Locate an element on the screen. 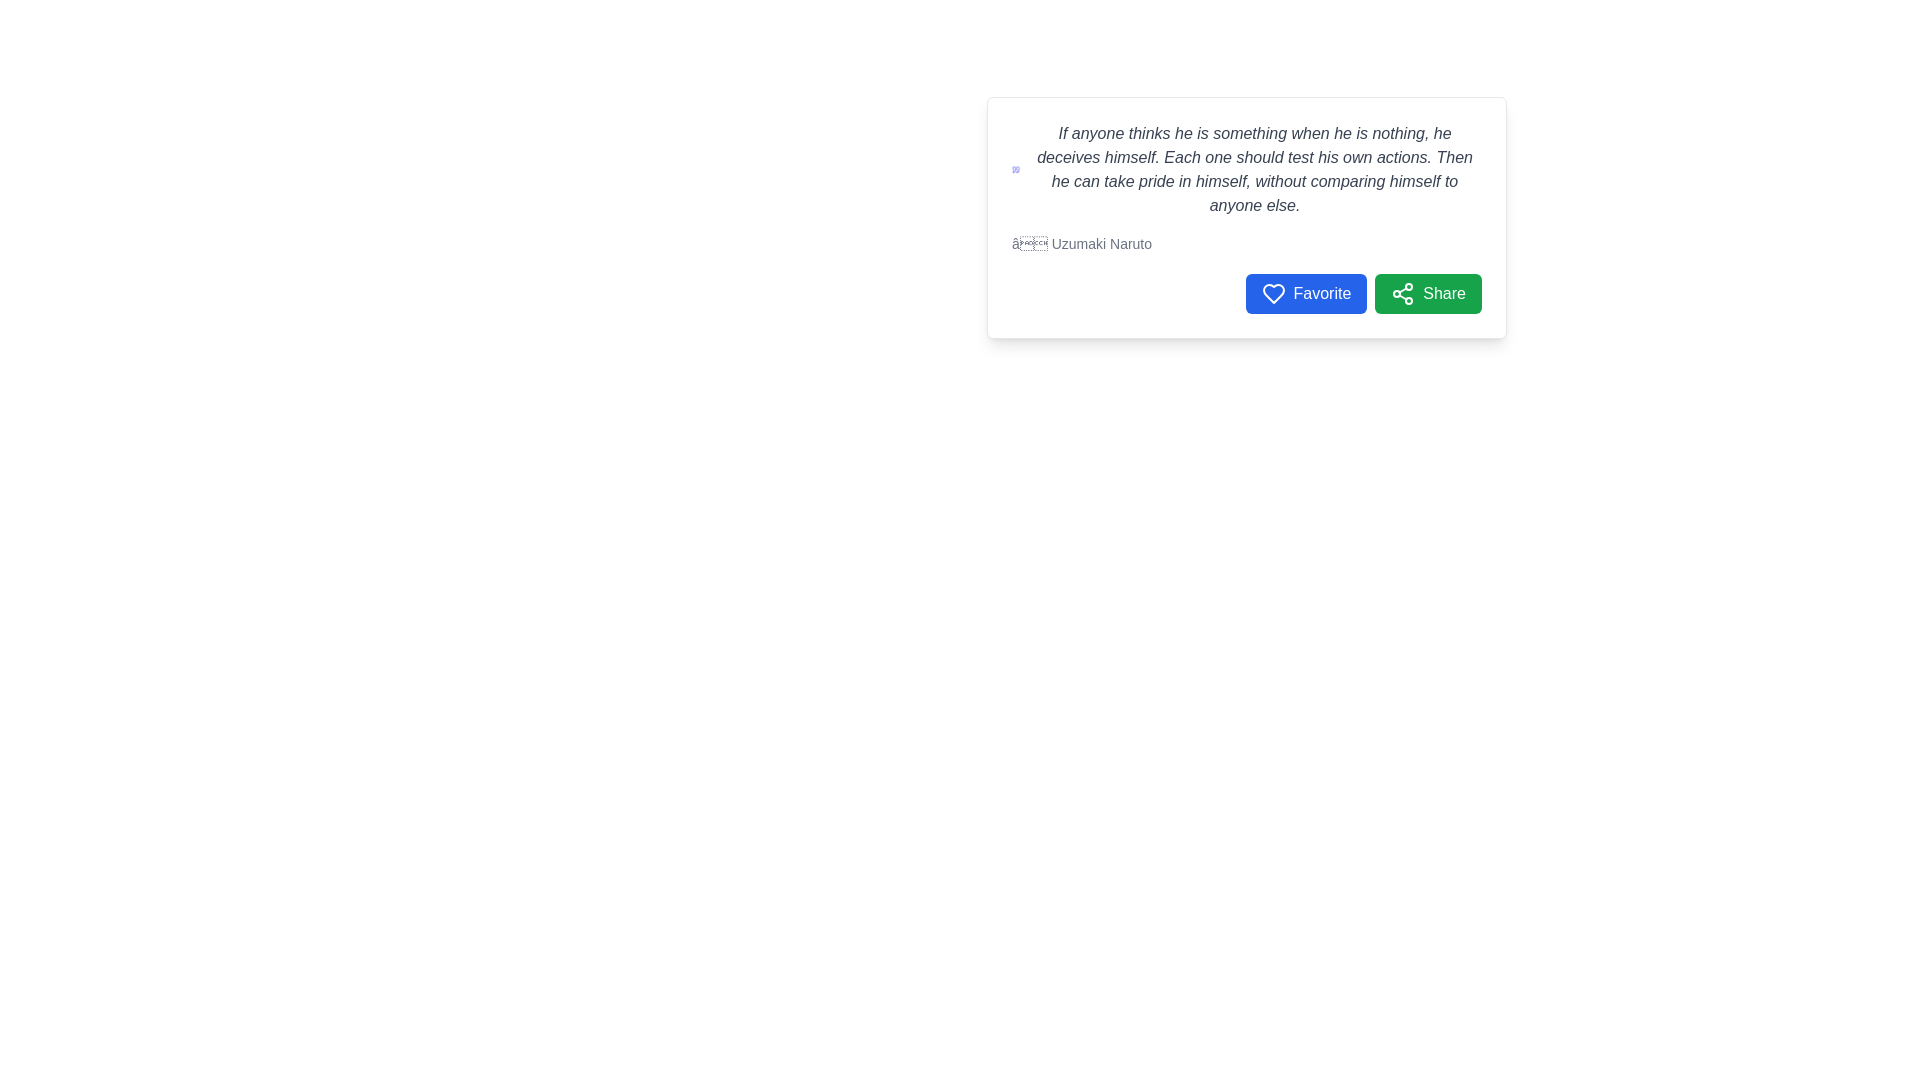  the second button in the bottom right corner of the card to change its background color is located at coordinates (1427, 293).